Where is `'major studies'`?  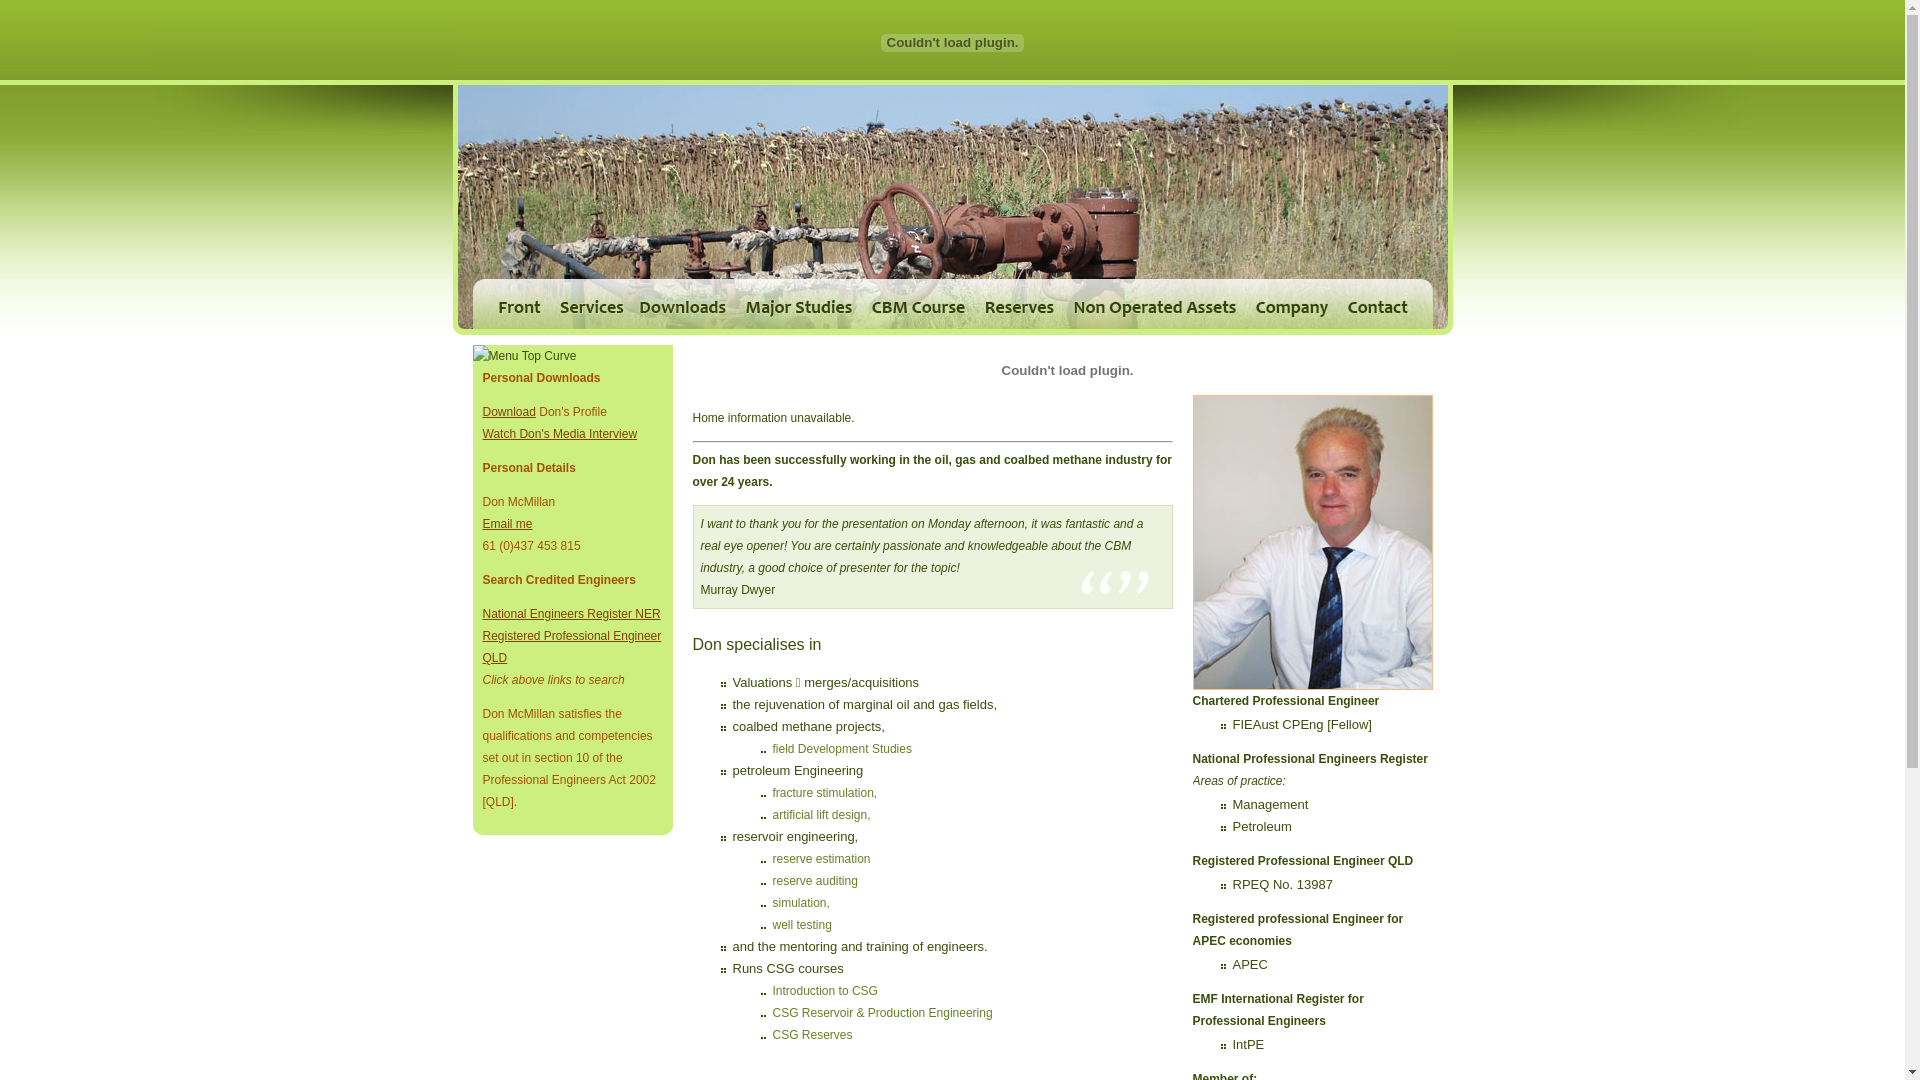
'major studies' is located at coordinates (797, 304).